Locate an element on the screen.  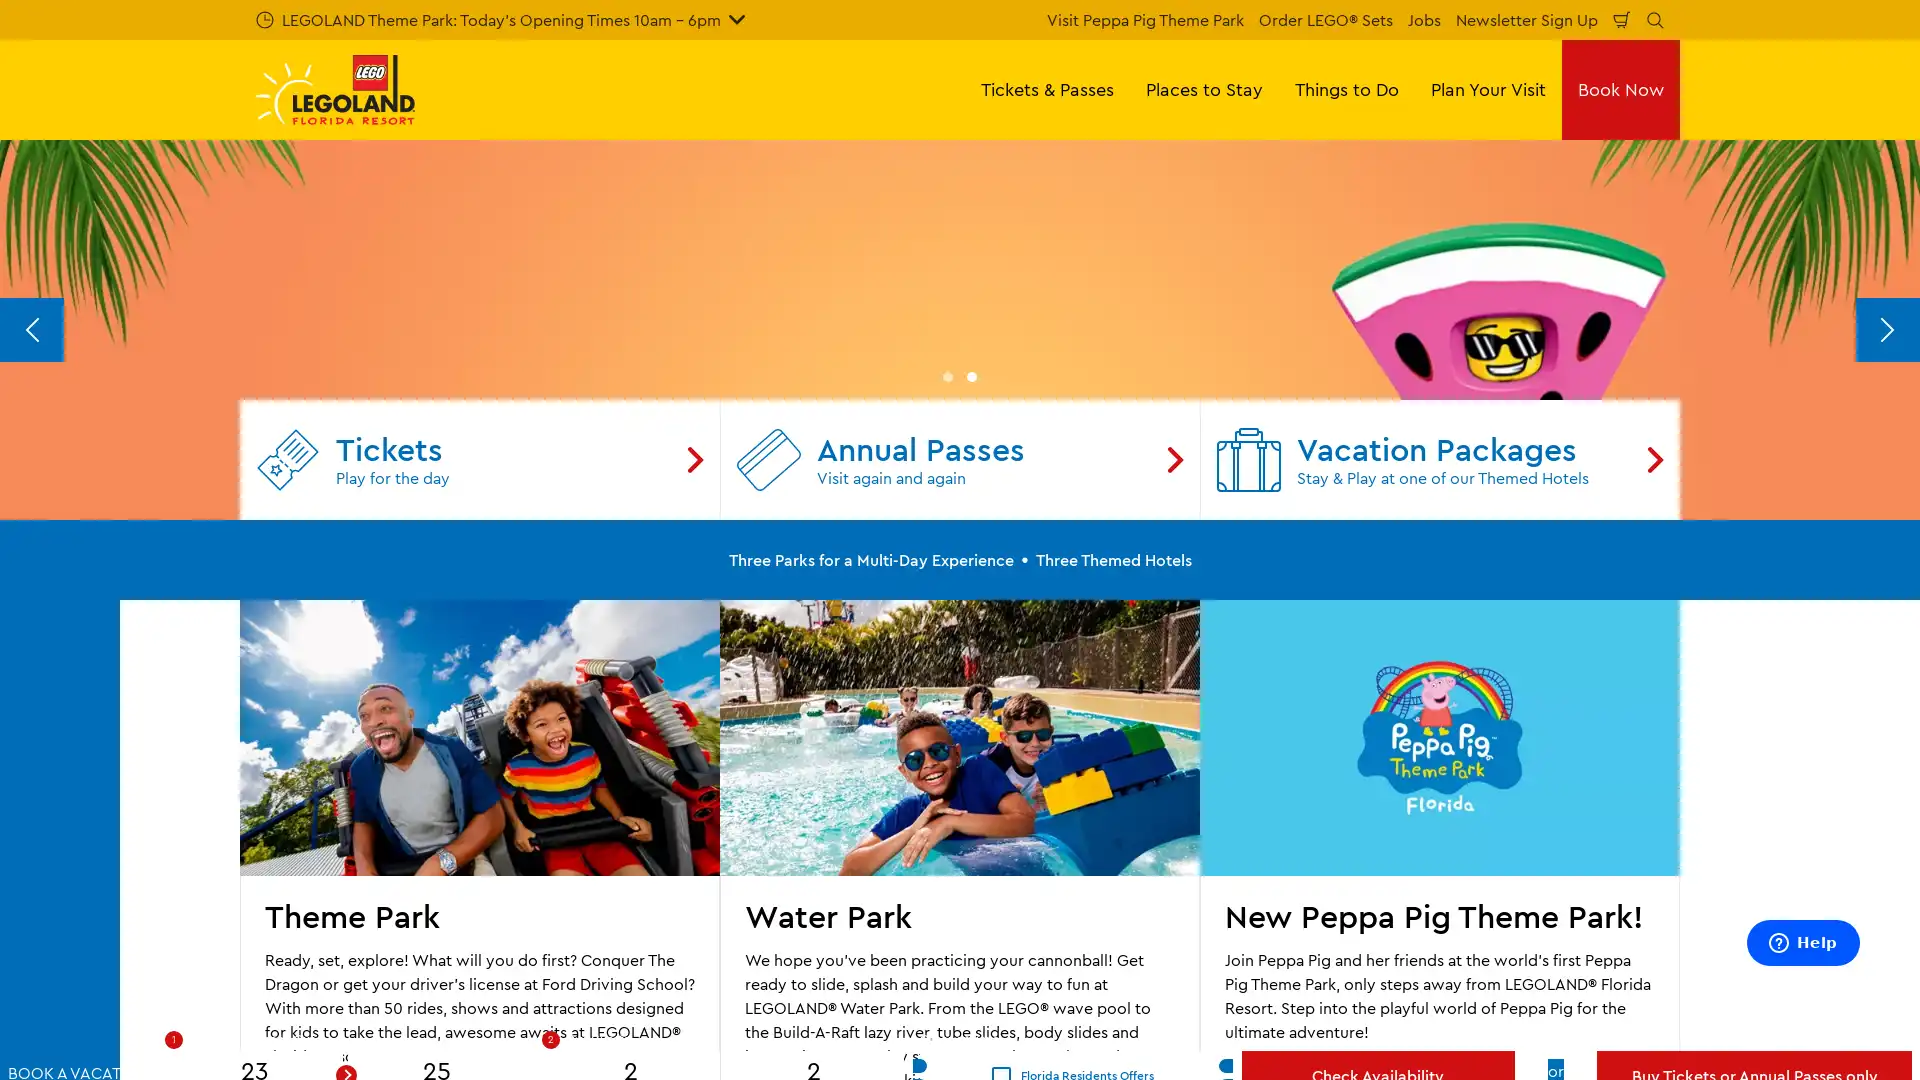
Plan Your Visit is located at coordinates (1488, 88).